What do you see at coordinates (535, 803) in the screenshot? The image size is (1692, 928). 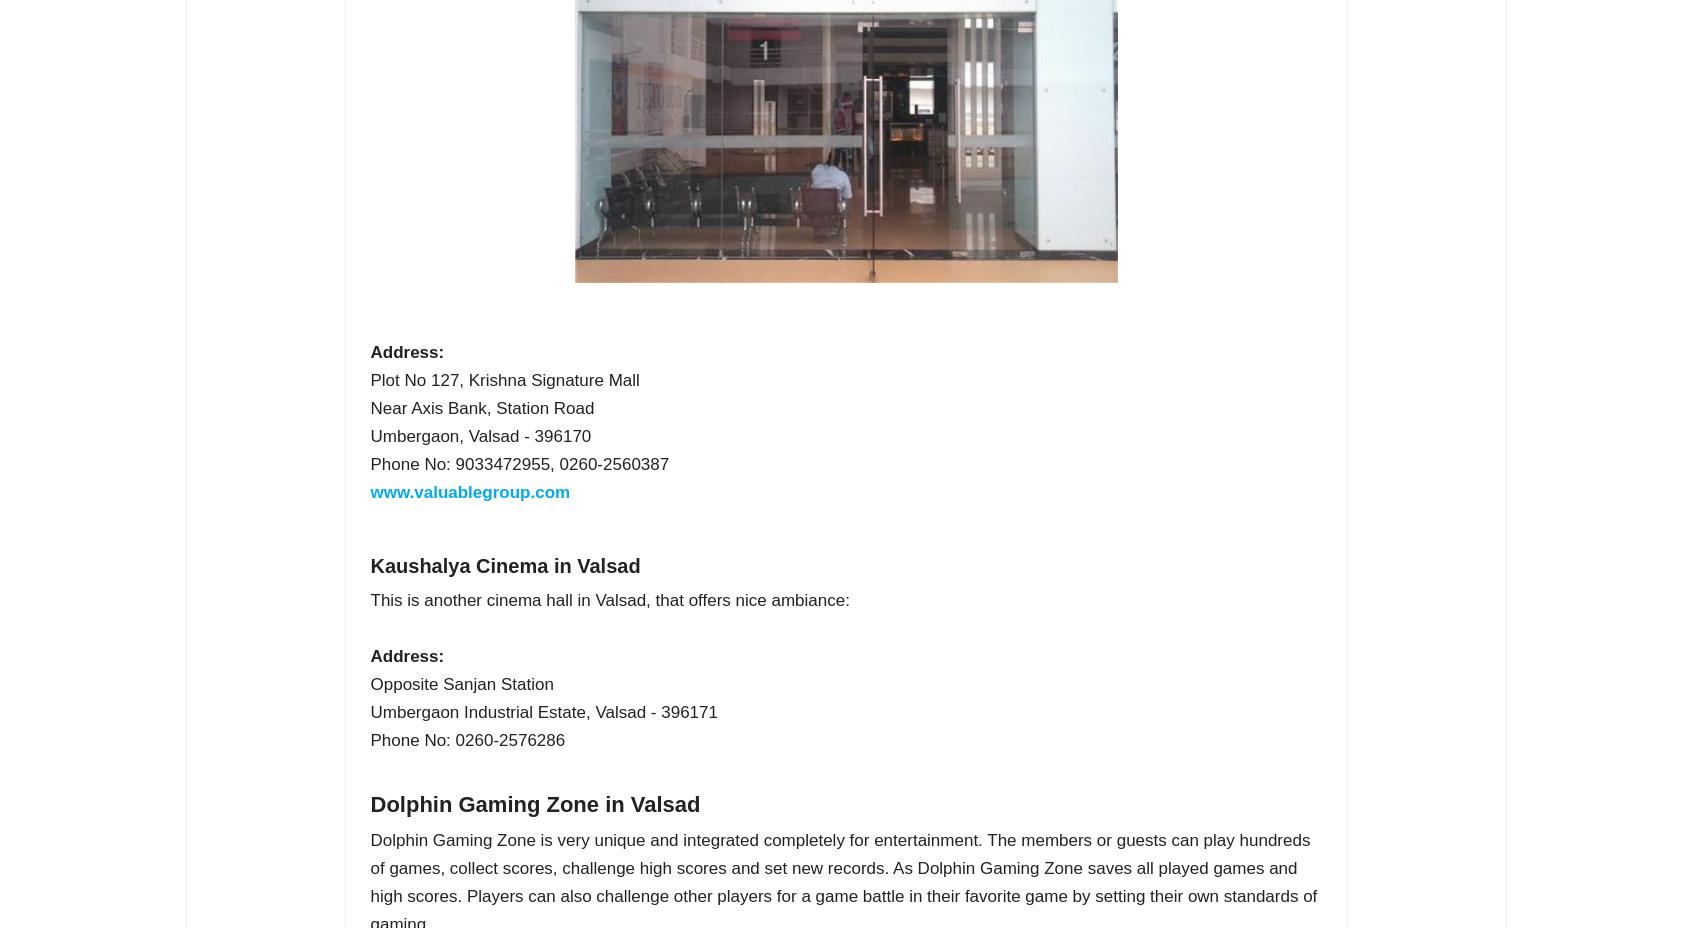 I see `'Dolphin Gaming Zone in Valsad'` at bounding box center [535, 803].